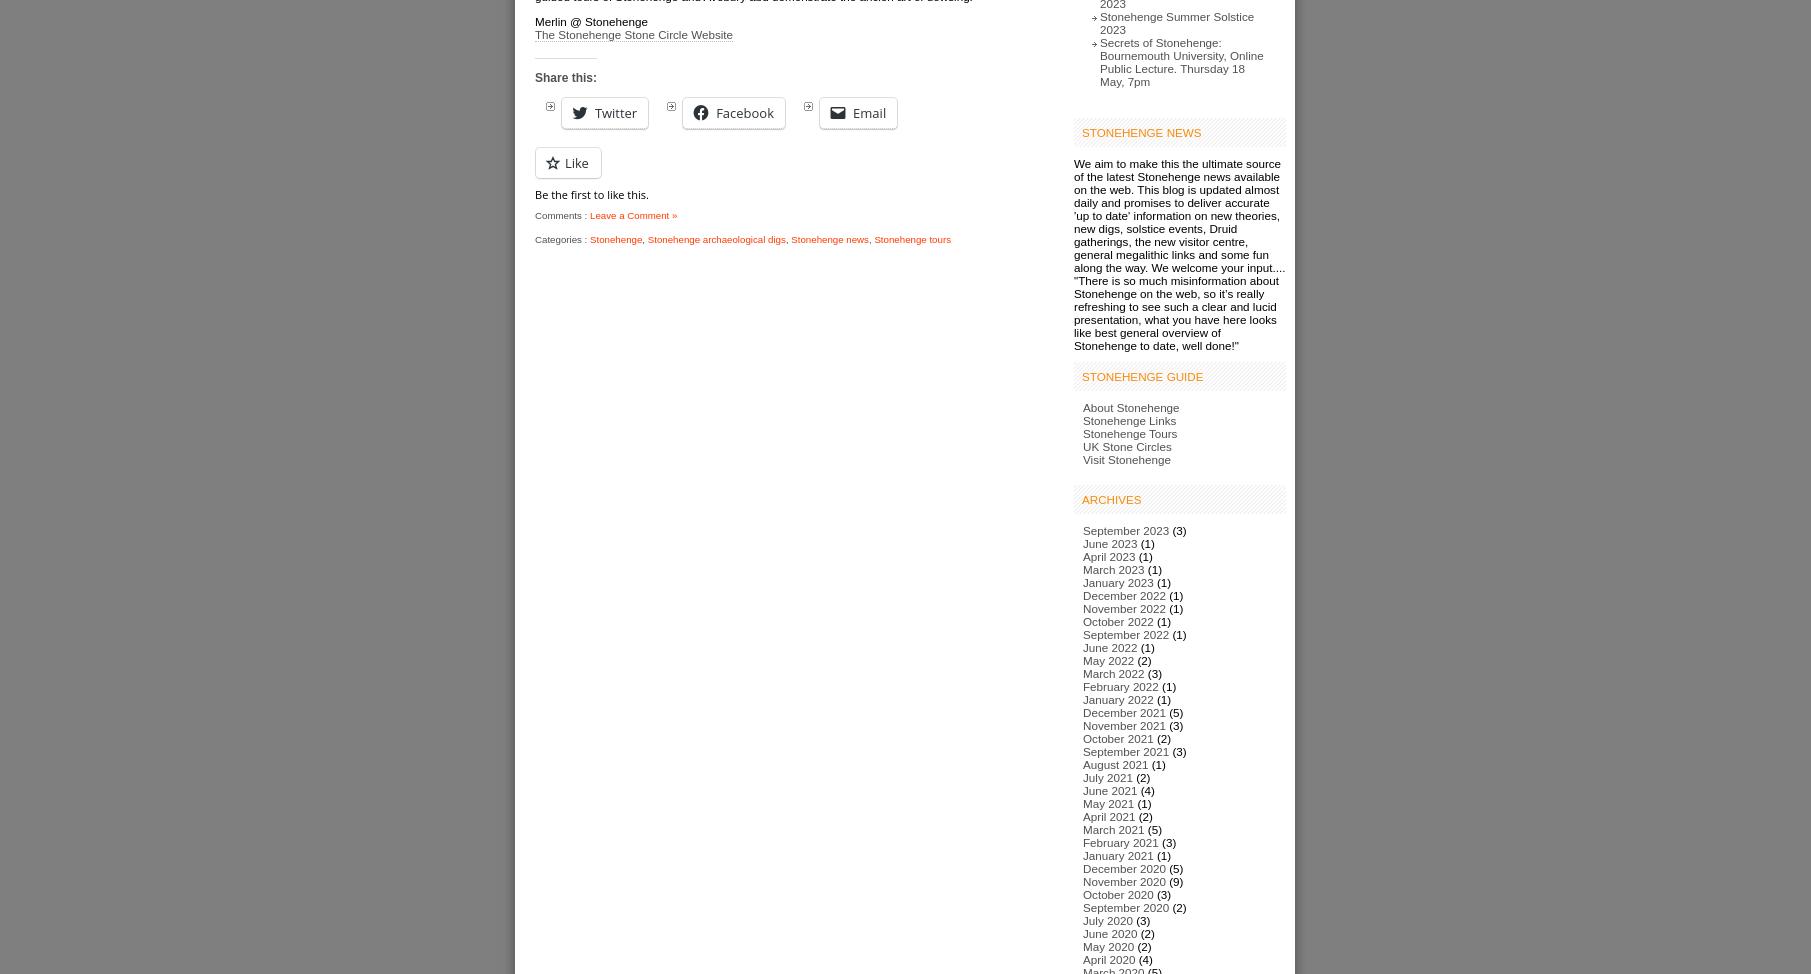 This screenshot has width=1811, height=974. Describe the element at coordinates (1116, 855) in the screenshot. I see `'January 2021'` at that location.